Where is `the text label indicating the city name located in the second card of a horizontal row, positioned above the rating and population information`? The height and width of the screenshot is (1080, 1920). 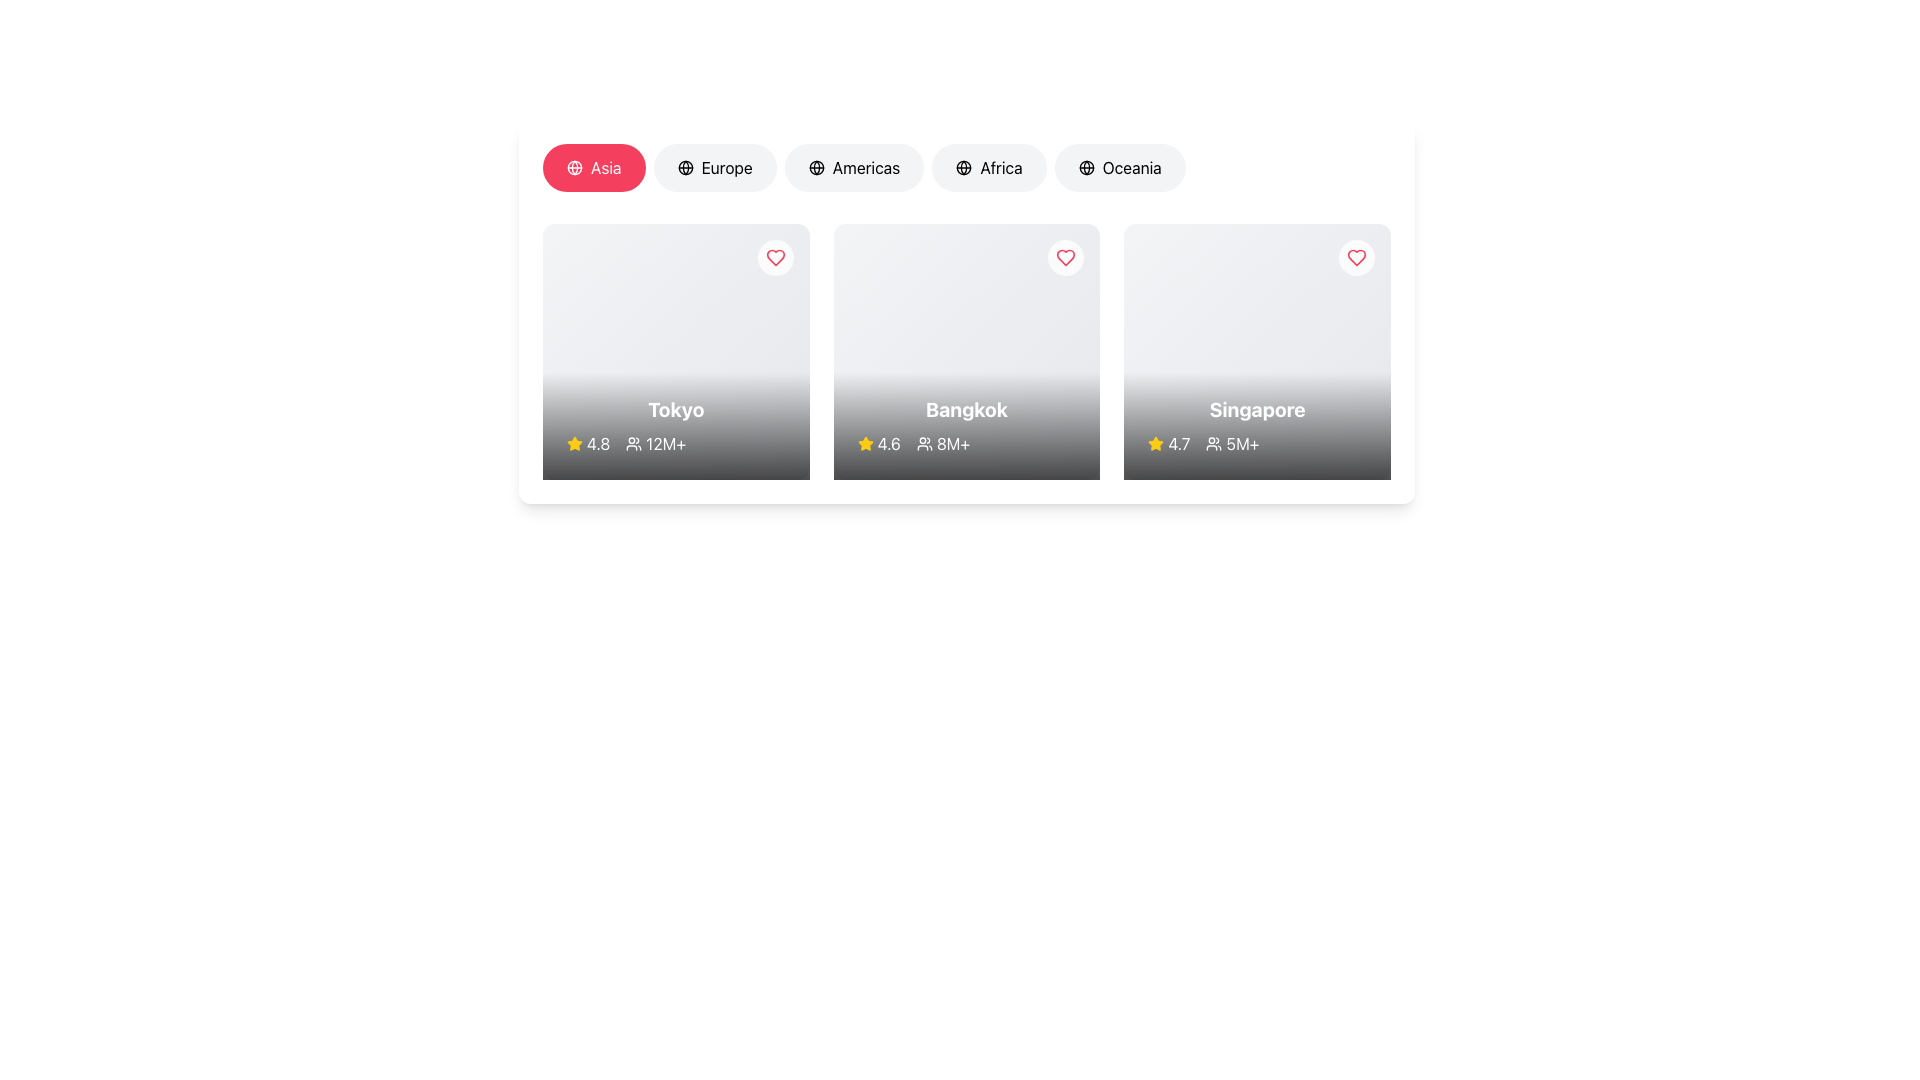
the text label indicating the city name located in the second card of a horizontal row, positioned above the rating and population information is located at coordinates (966, 408).